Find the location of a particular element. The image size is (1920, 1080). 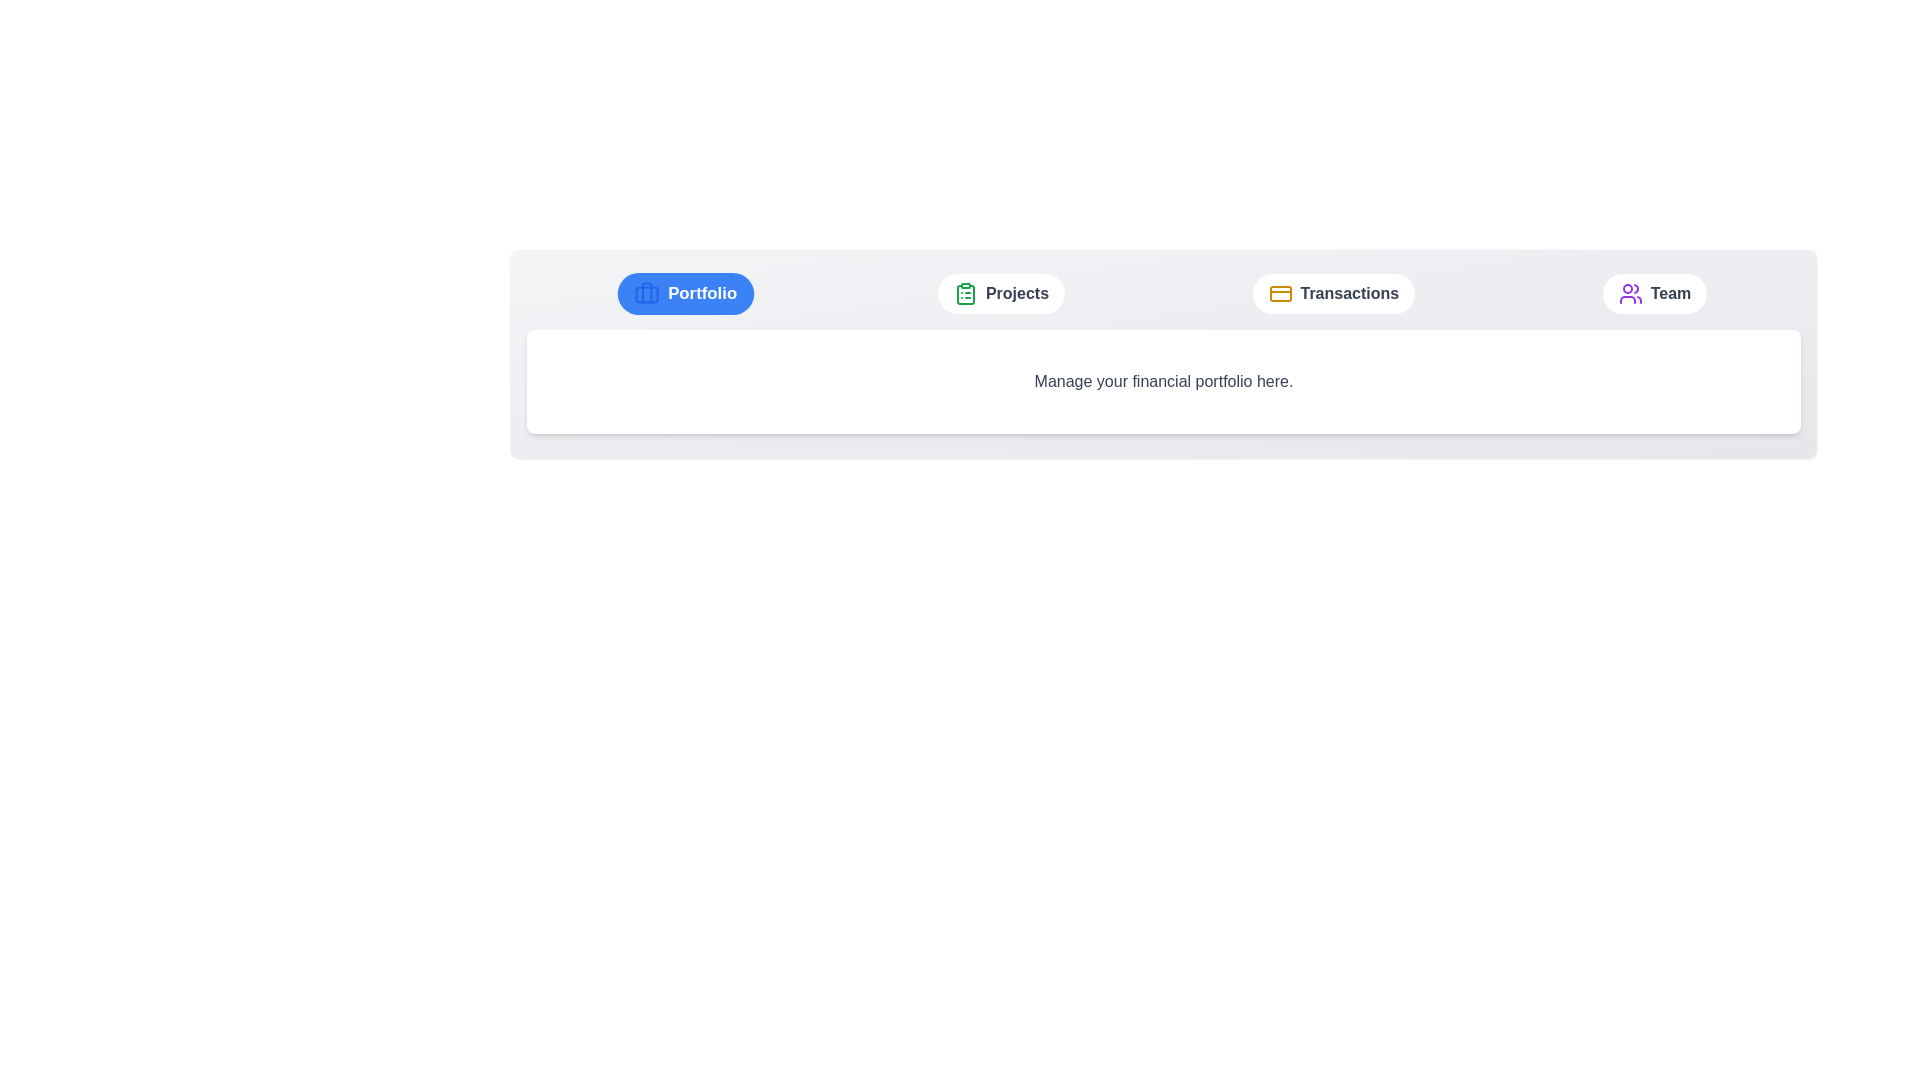

the Projects tab is located at coordinates (1001, 293).